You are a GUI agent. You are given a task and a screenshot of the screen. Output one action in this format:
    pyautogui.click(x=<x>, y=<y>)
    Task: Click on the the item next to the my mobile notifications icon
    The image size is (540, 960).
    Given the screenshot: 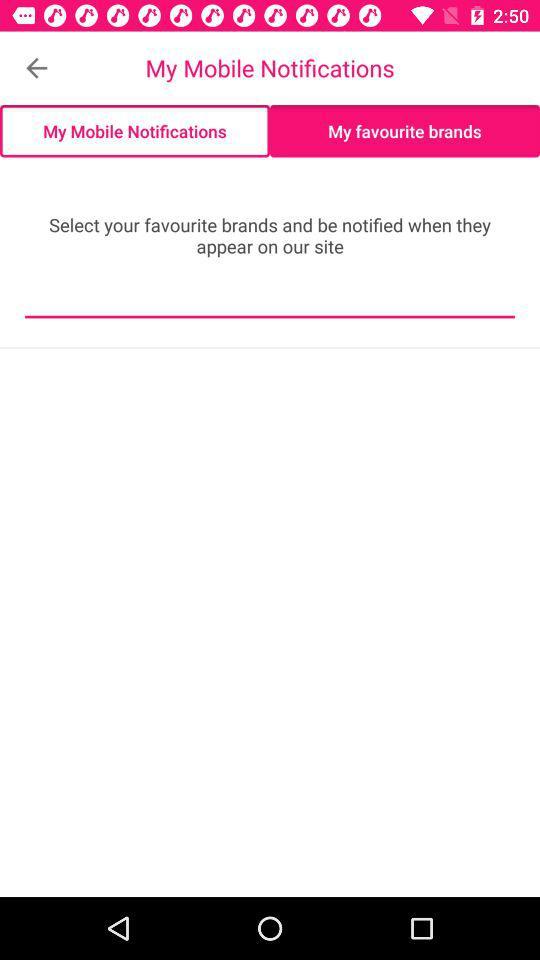 What is the action you would take?
    pyautogui.click(x=36, y=68)
    